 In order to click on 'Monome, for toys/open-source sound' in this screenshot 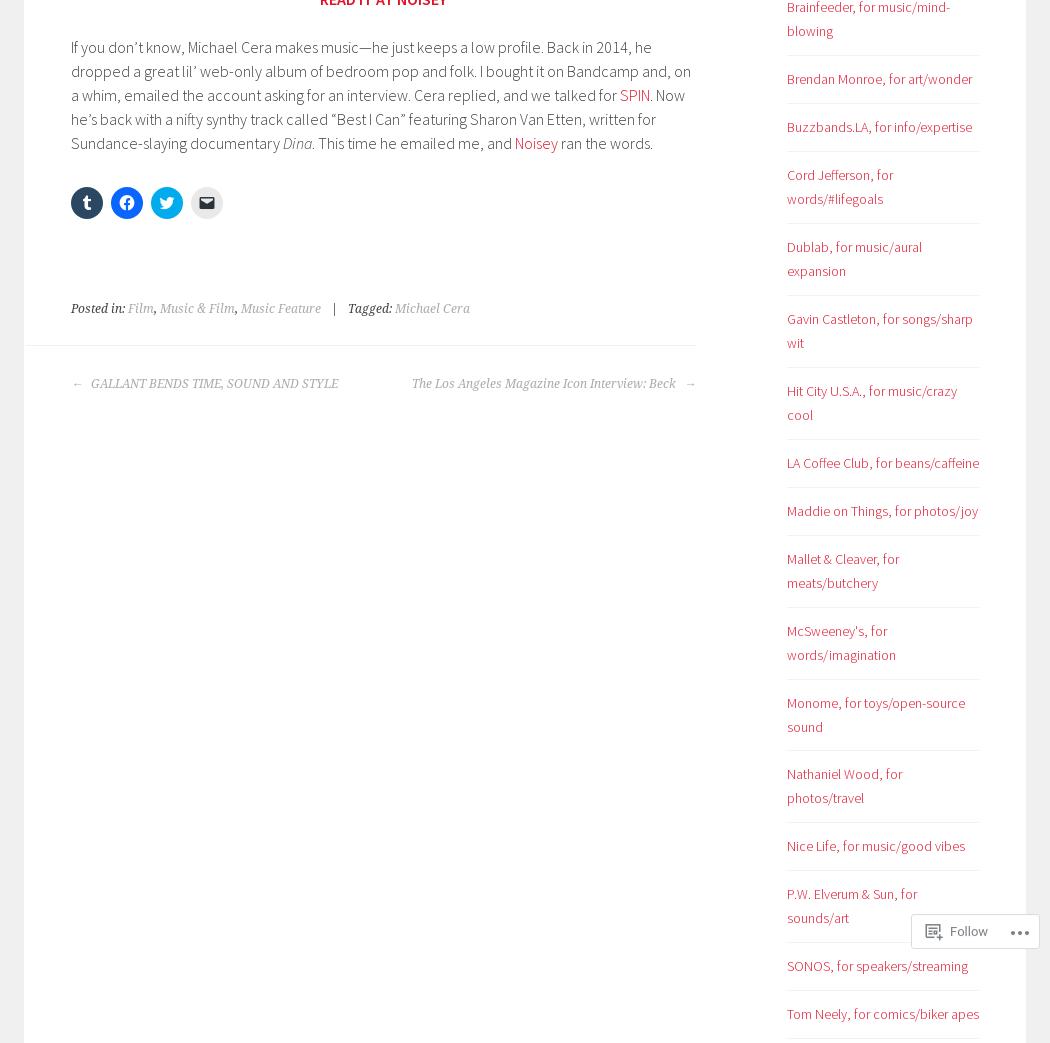, I will do `click(873, 714)`.